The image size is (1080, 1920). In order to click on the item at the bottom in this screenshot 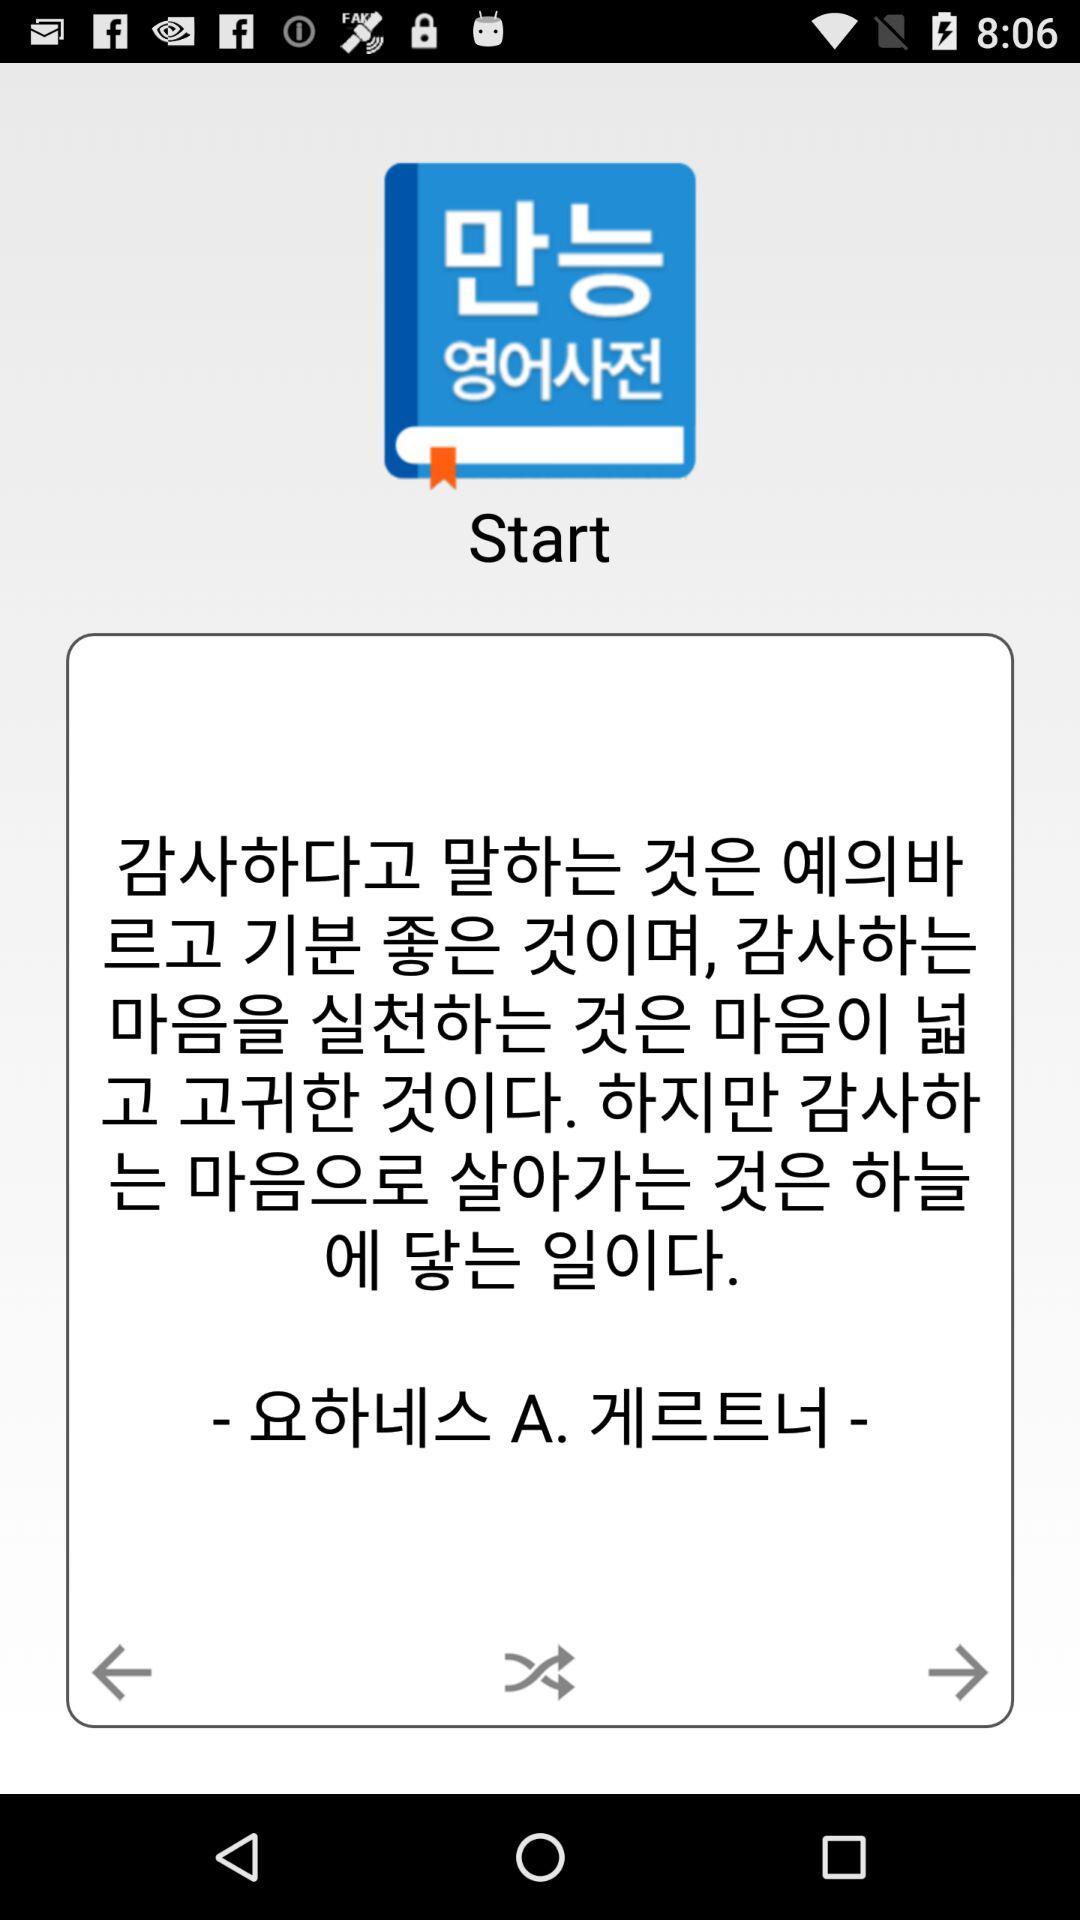, I will do `click(540, 1672)`.